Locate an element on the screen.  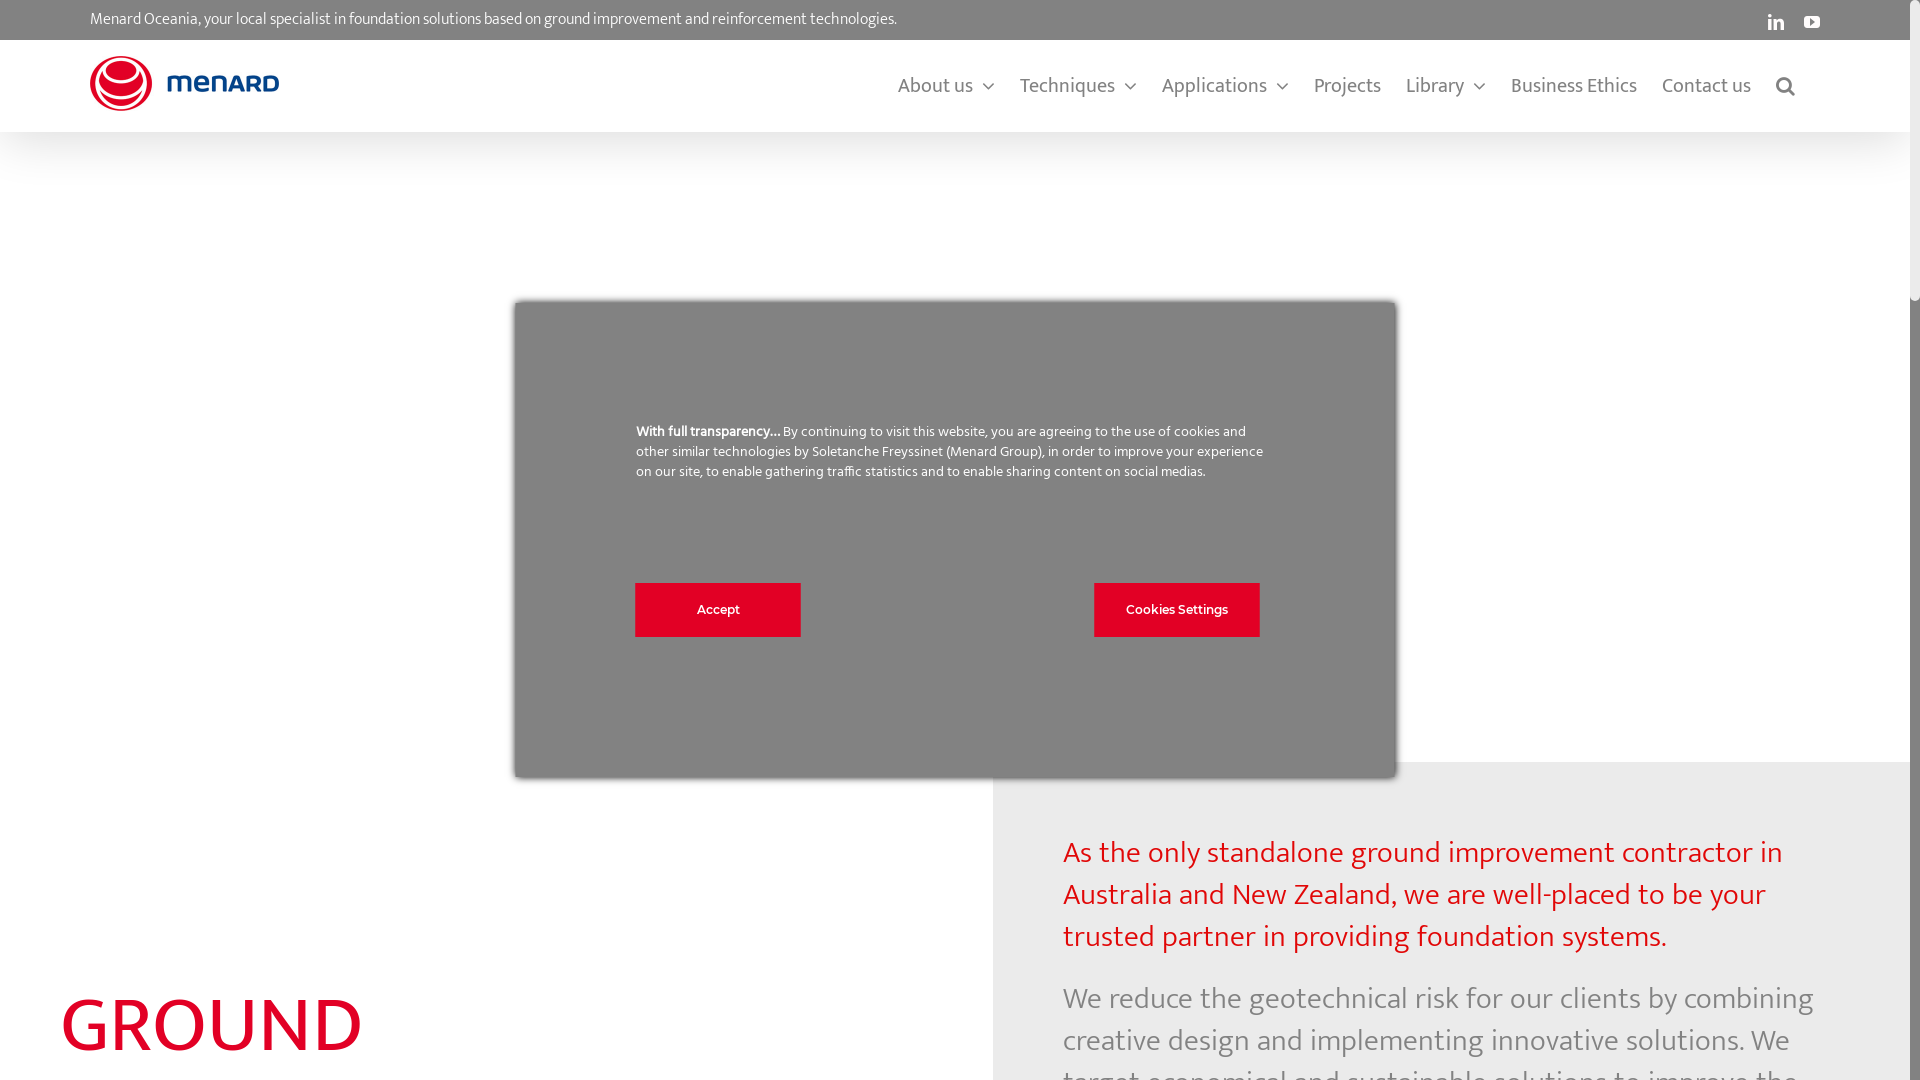
'Library' is located at coordinates (1405, 84).